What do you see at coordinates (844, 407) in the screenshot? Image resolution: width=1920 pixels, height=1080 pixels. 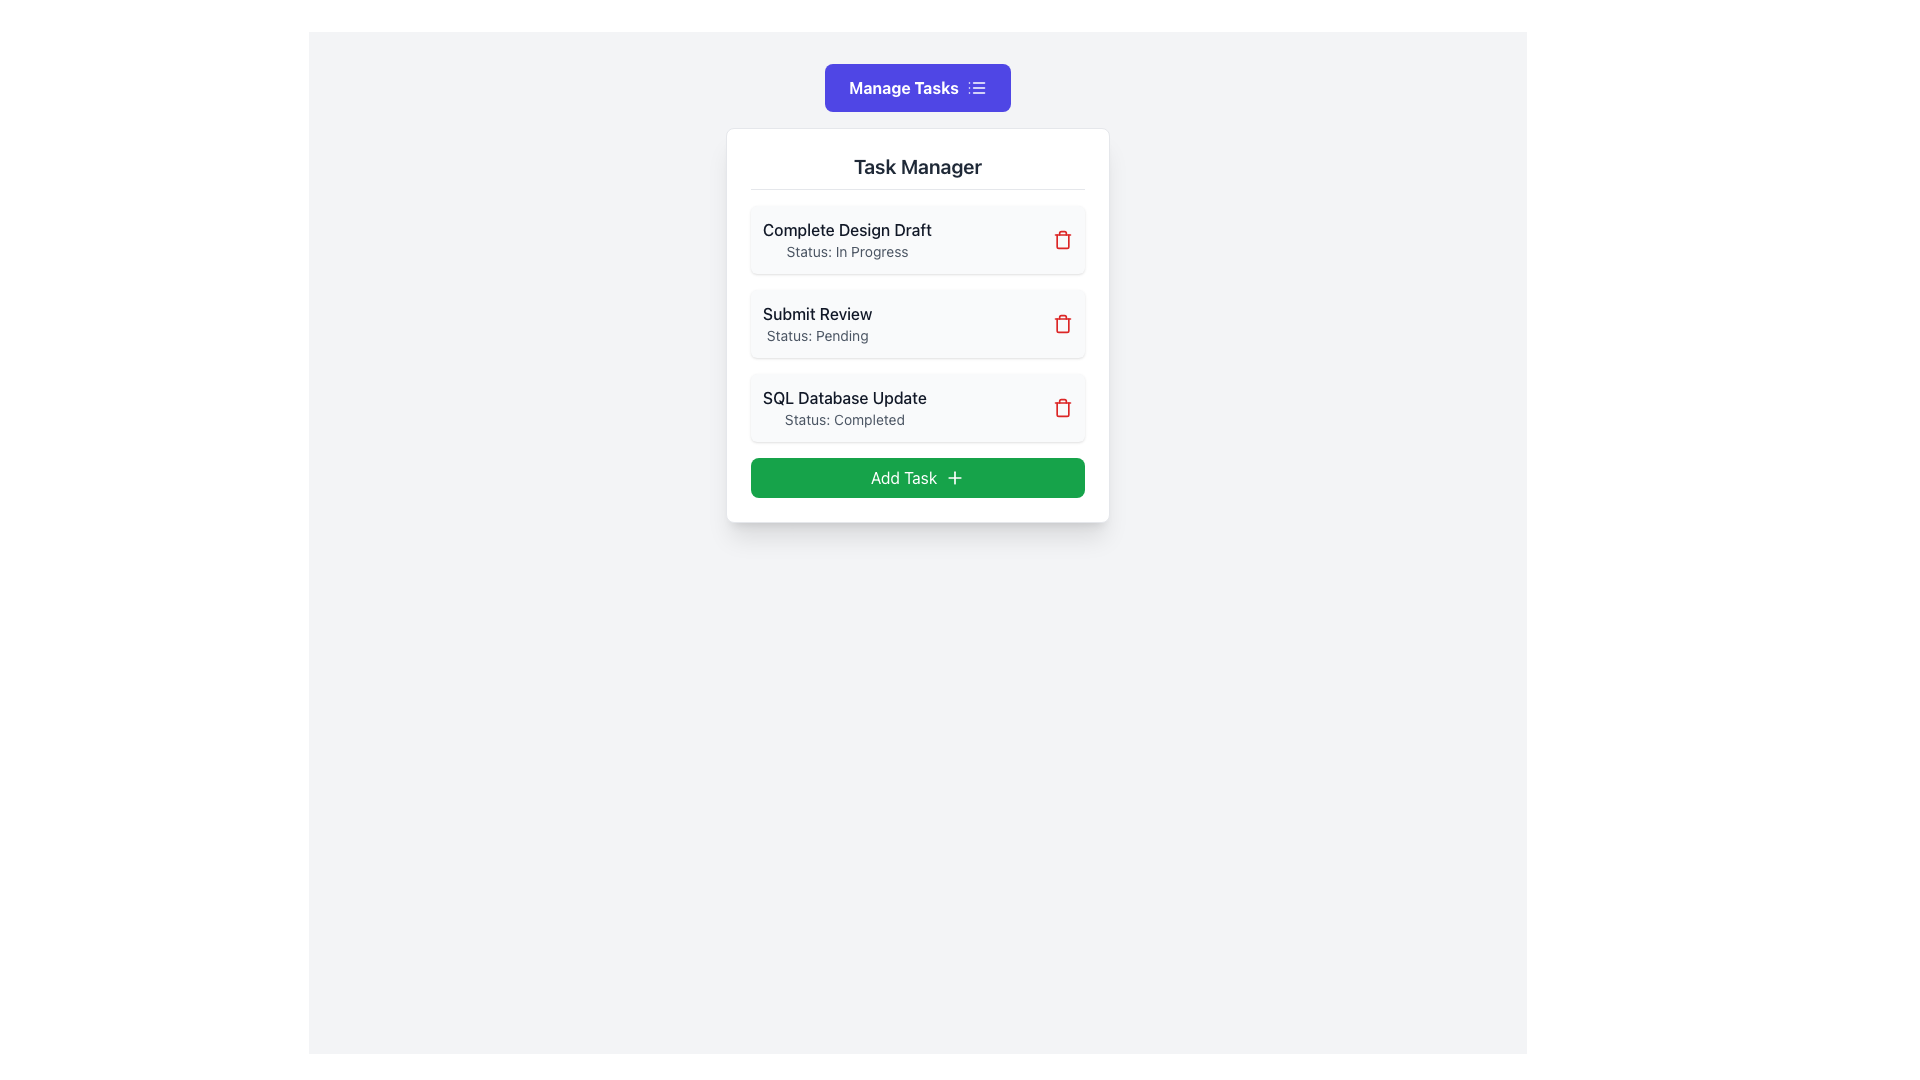 I see `the Information text block that indicates the 'SQL Database Update' task status as 'Completed', which is the third item in the 'Task Manager' section` at bounding box center [844, 407].